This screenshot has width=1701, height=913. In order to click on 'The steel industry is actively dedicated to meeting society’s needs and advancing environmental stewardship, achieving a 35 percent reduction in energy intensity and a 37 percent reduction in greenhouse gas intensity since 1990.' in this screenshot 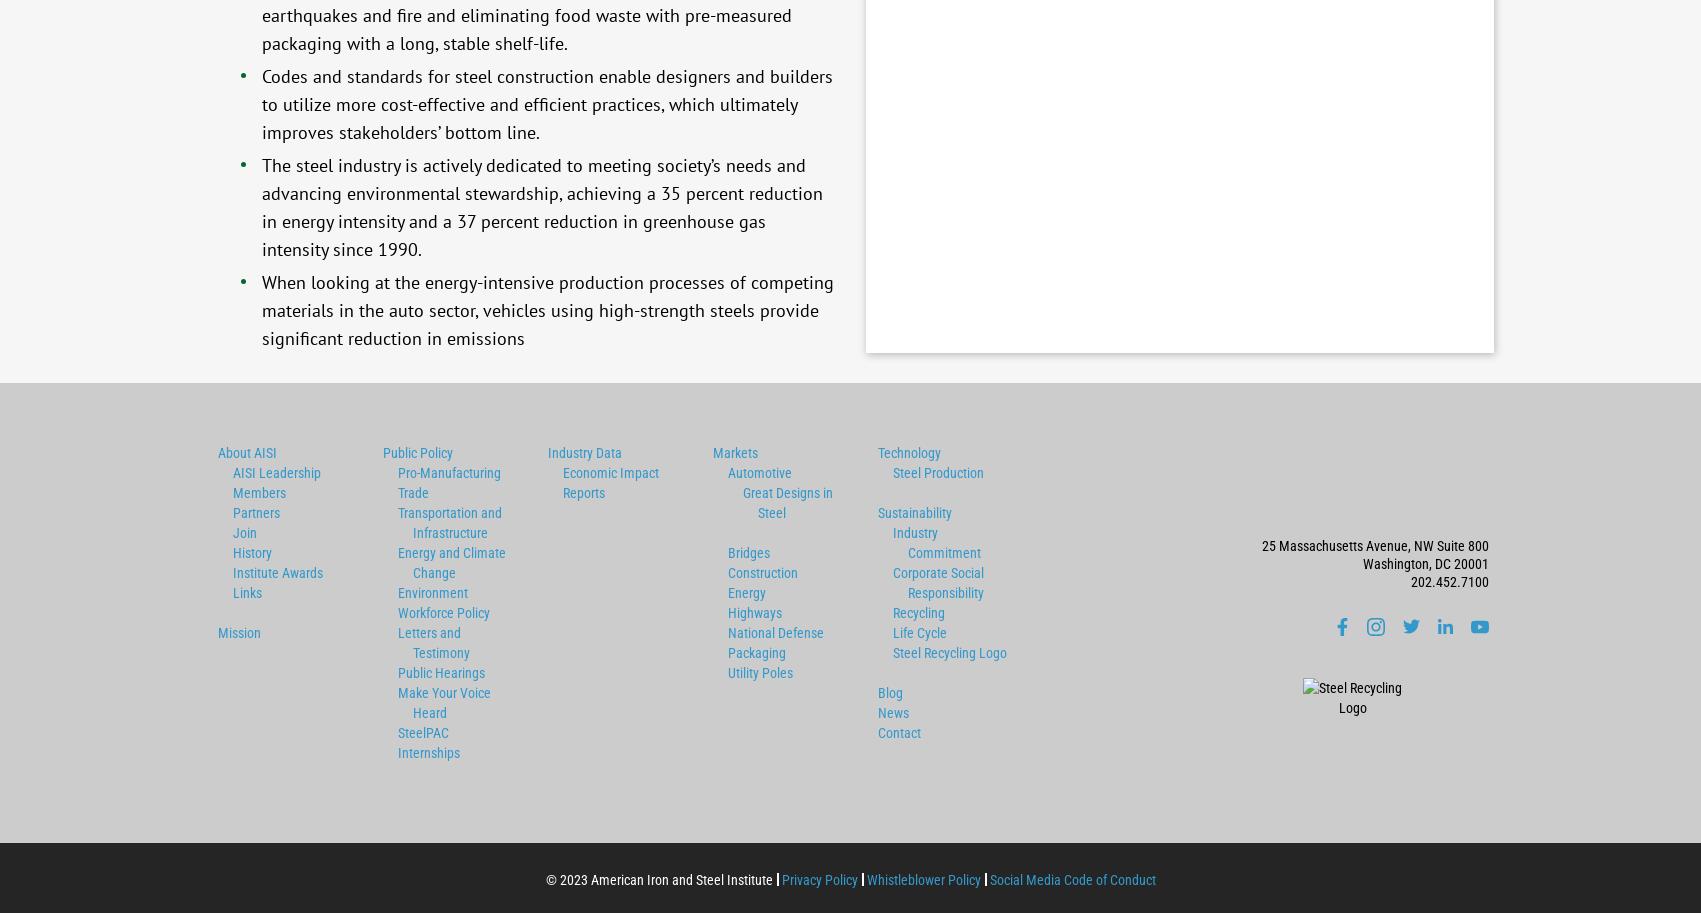, I will do `click(541, 206)`.